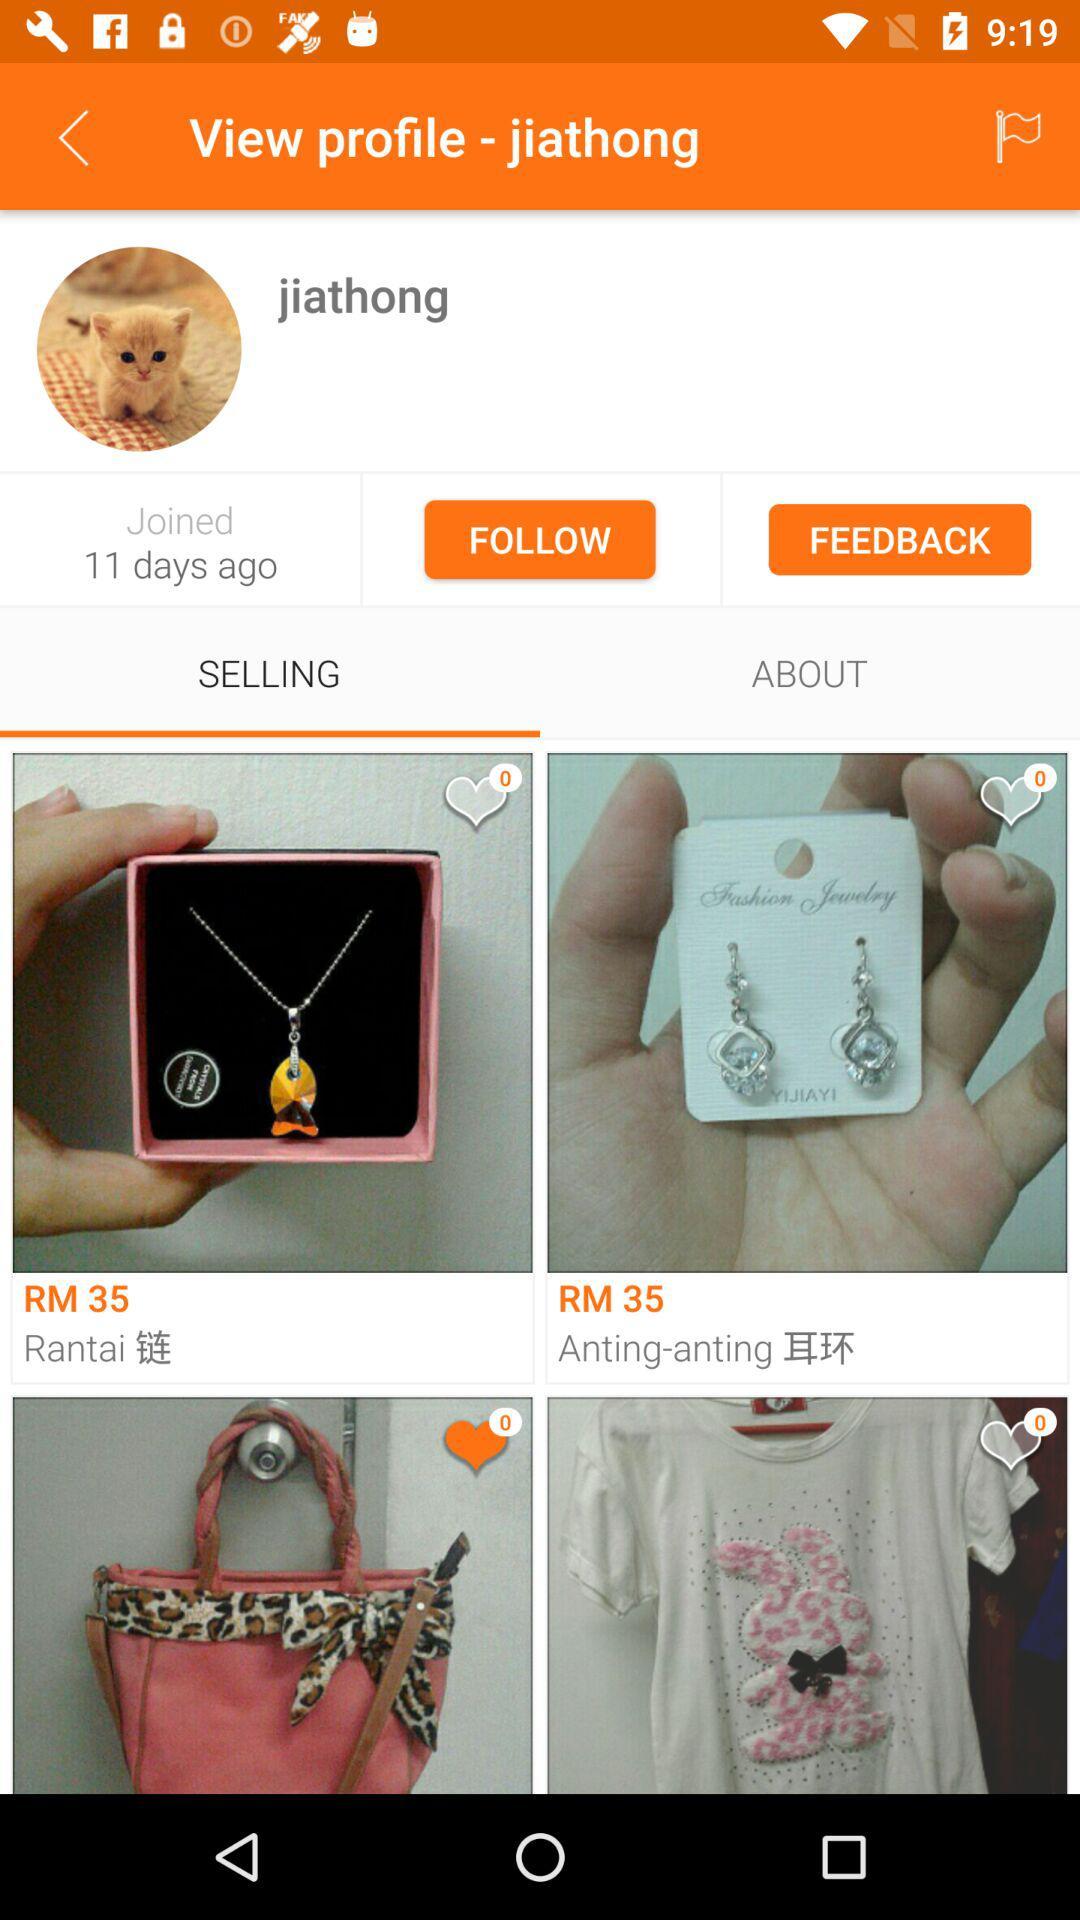  What do you see at coordinates (1017, 135) in the screenshot?
I see `the icon next to view profile - jiathong icon` at bounding box center [1017, 135].